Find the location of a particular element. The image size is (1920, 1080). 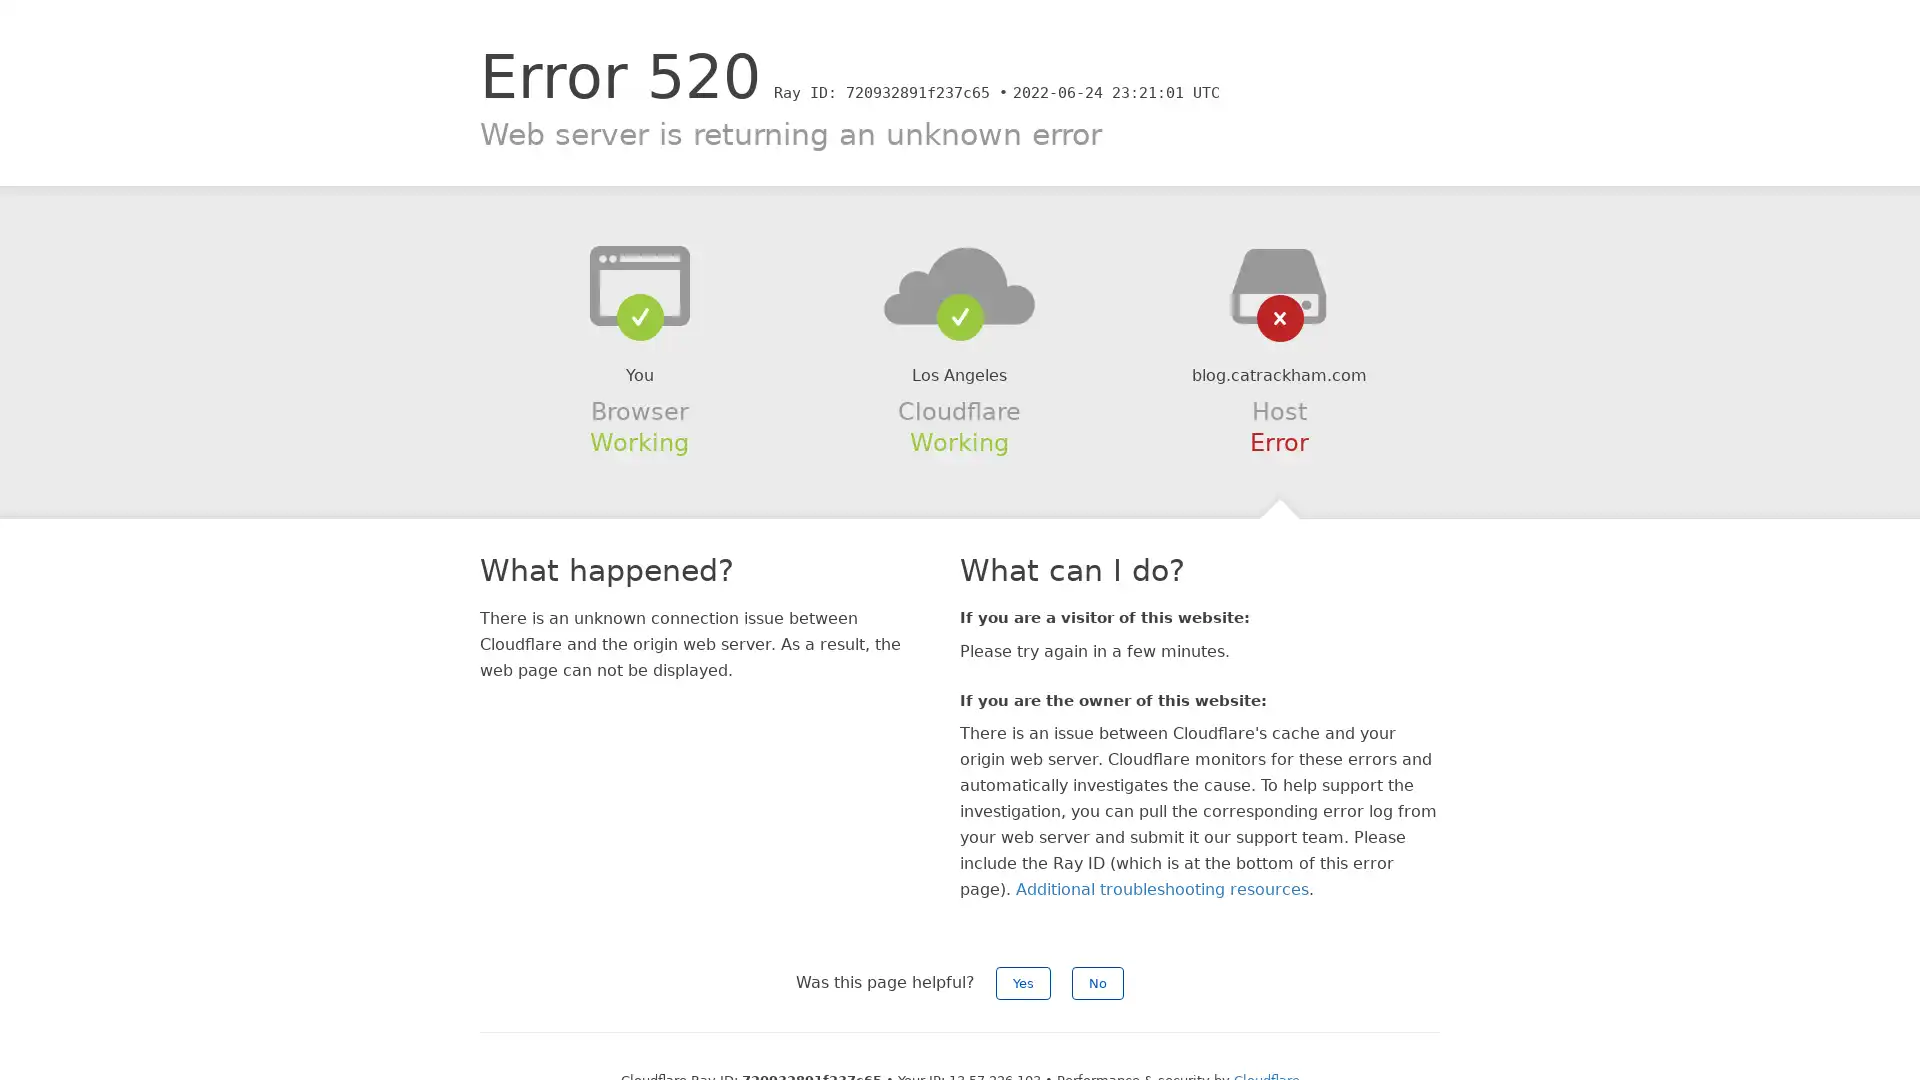

No is located at coordinates (1097, 982).